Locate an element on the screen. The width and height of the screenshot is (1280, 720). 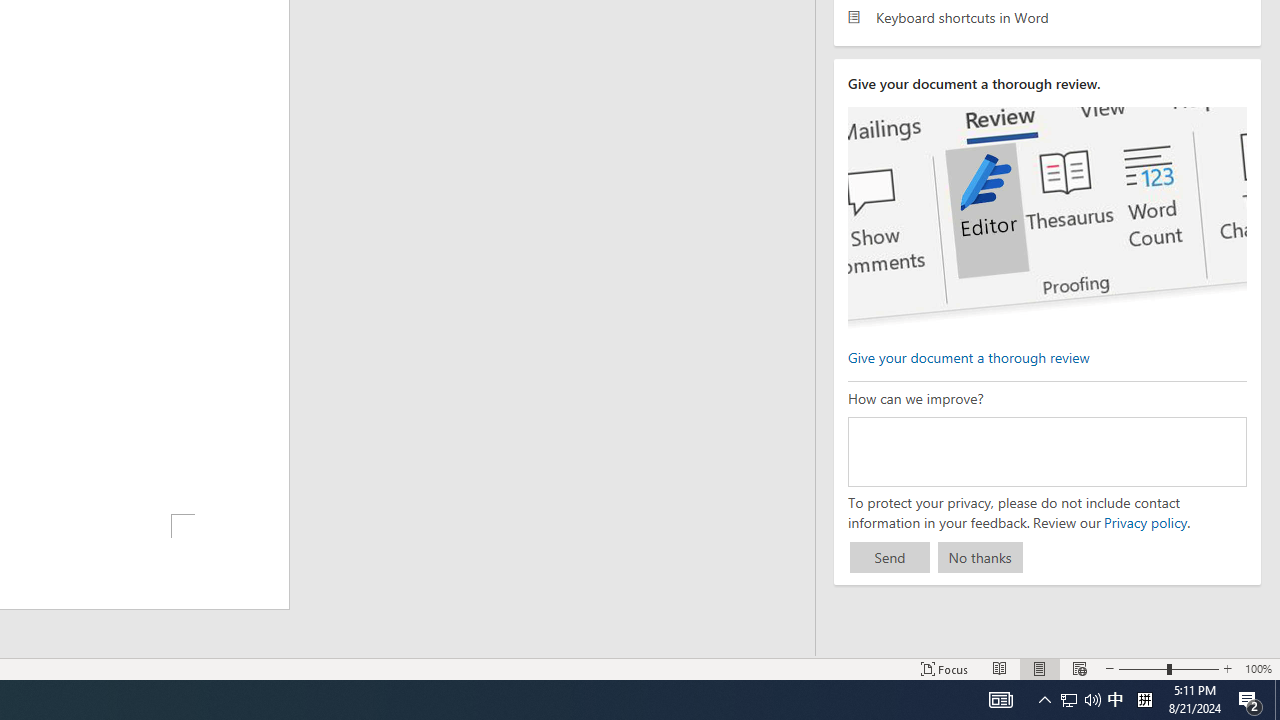
'Keyboard shortcuts in Word' is located at coordinates (1046, 17).